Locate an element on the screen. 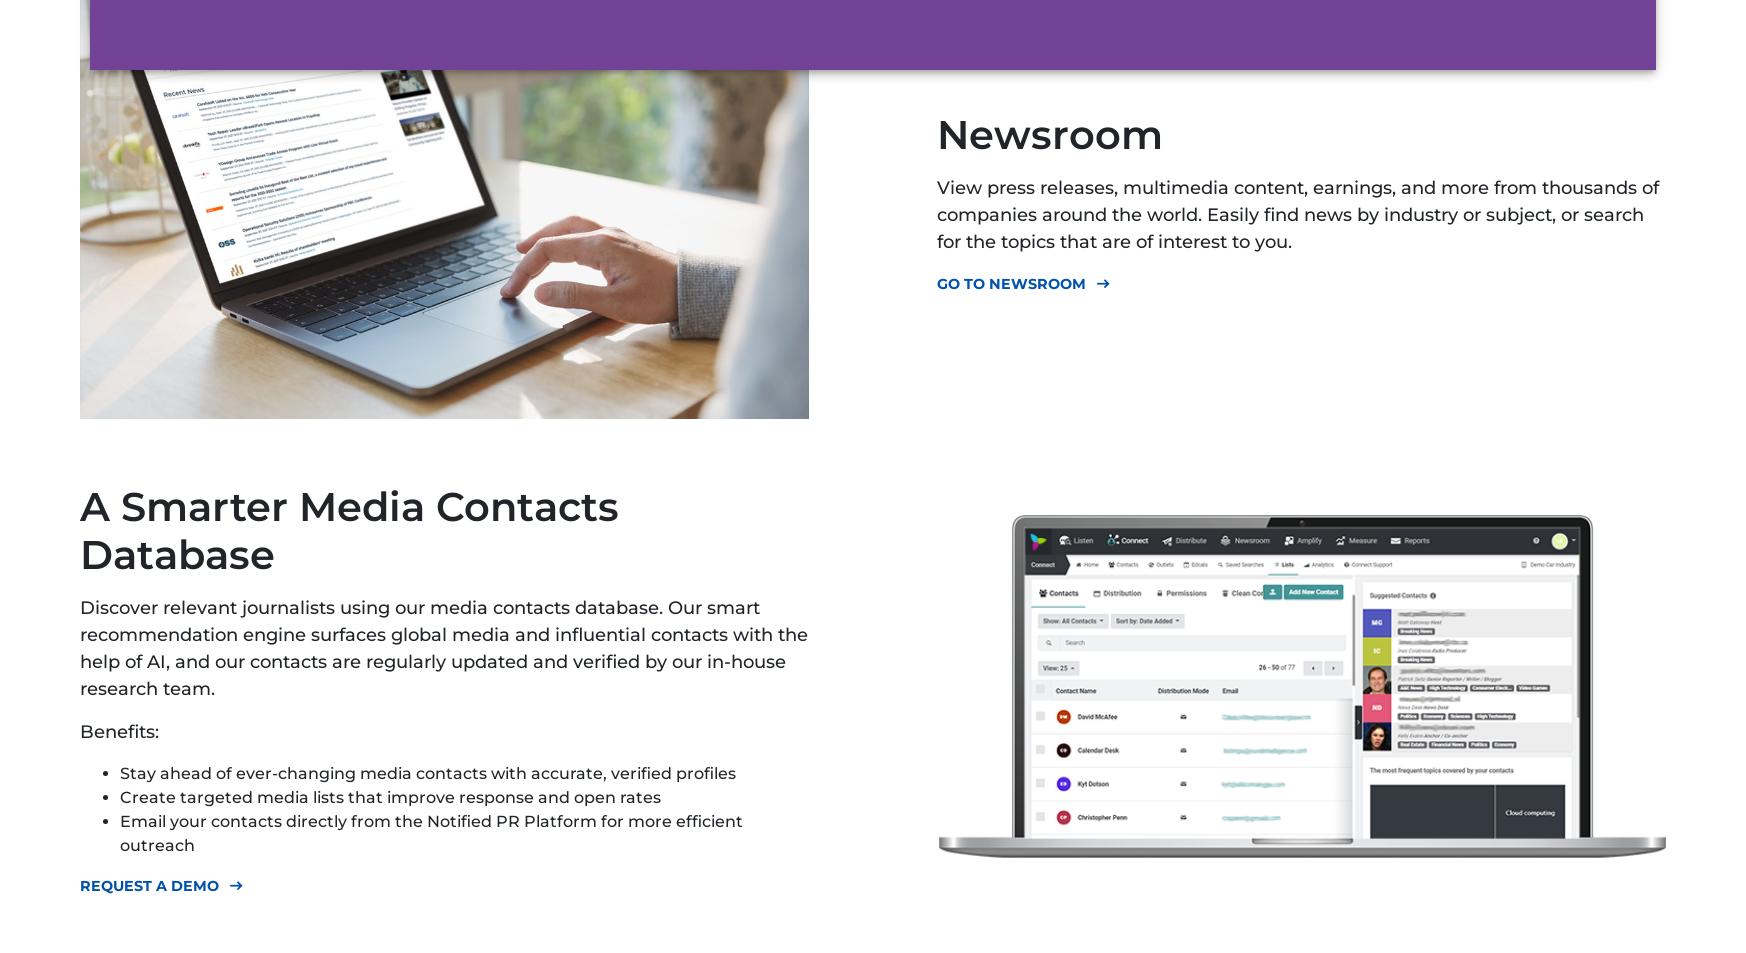  'A Smarter Media Contacts Database' is located at coordinates (349, 529).